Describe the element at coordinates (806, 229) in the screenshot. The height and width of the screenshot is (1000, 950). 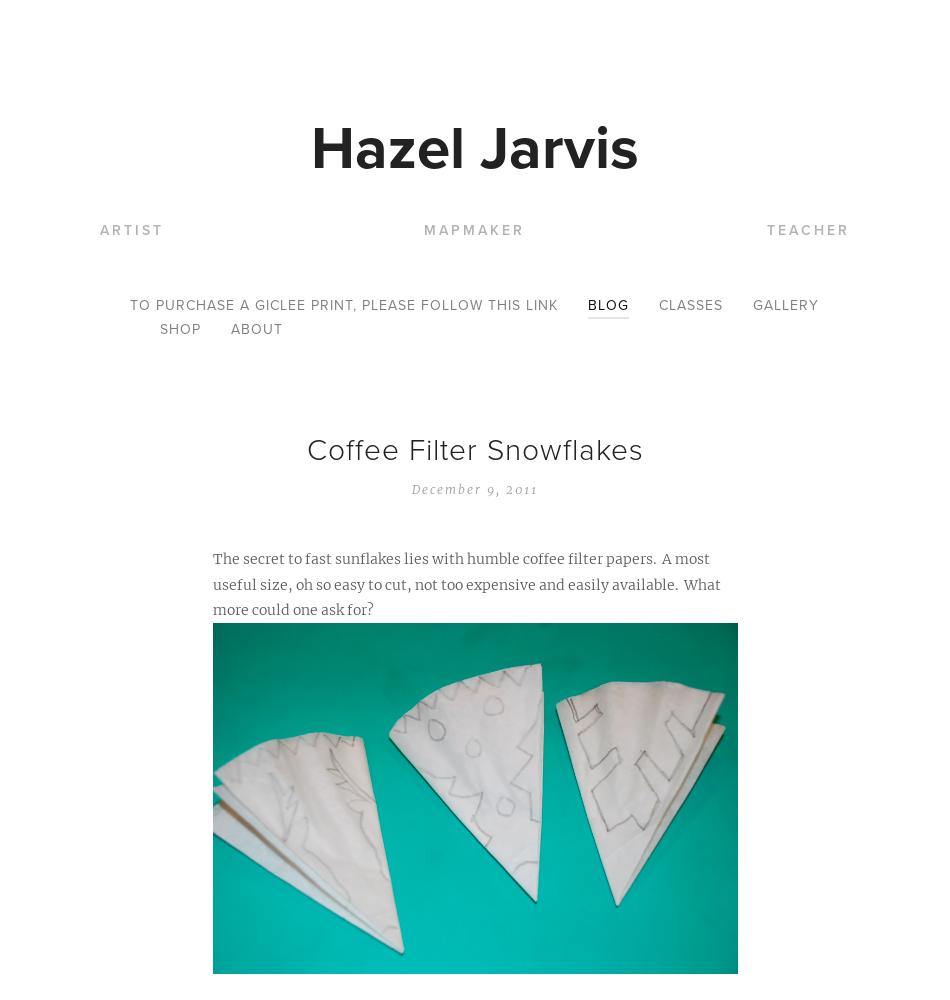
I see `'Teacher'` at that location.